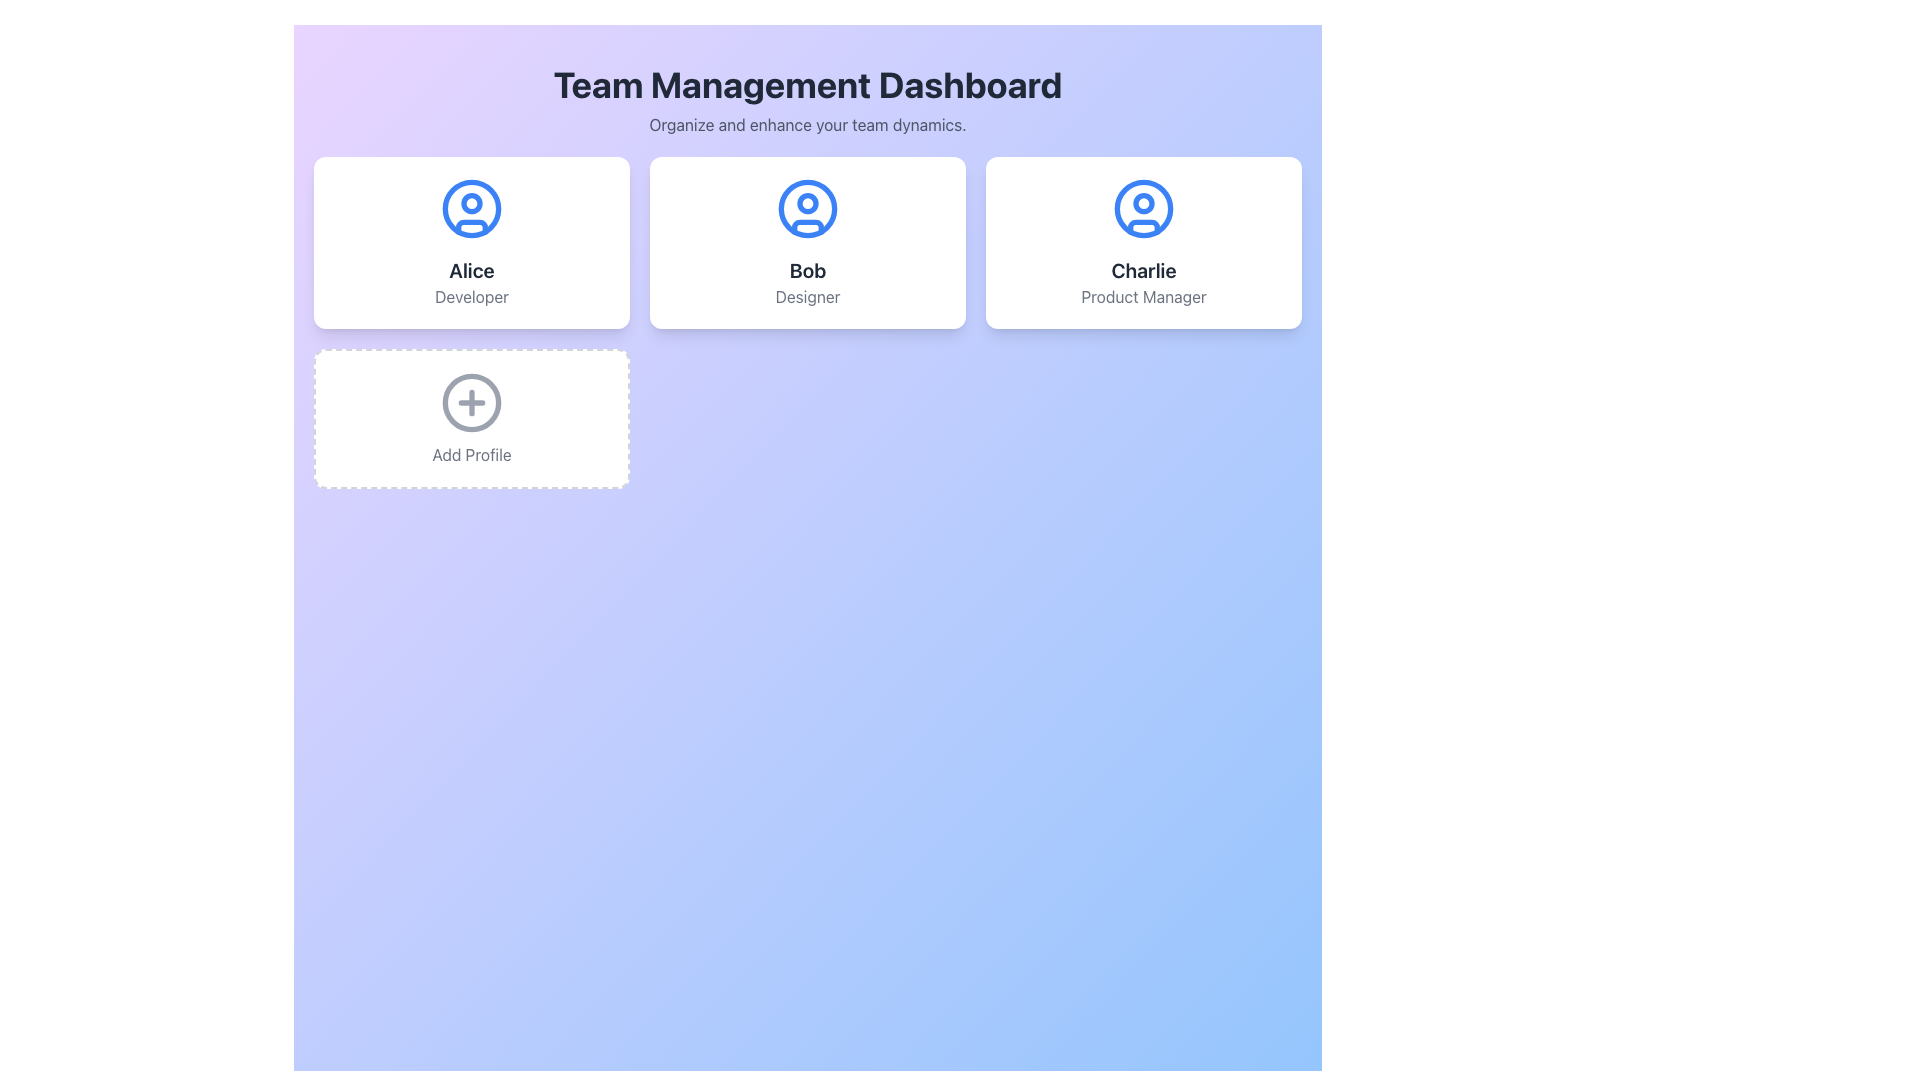 The width and height of the screenshot is (1920, 1080). What do you see at coordinates (470, 402) in the screenshot?
I see `the circular graphical element within the 'Add Profile' card, which features a gray stroke and a centered cross resembling a plus symbol` at bounding box center [470, 402].